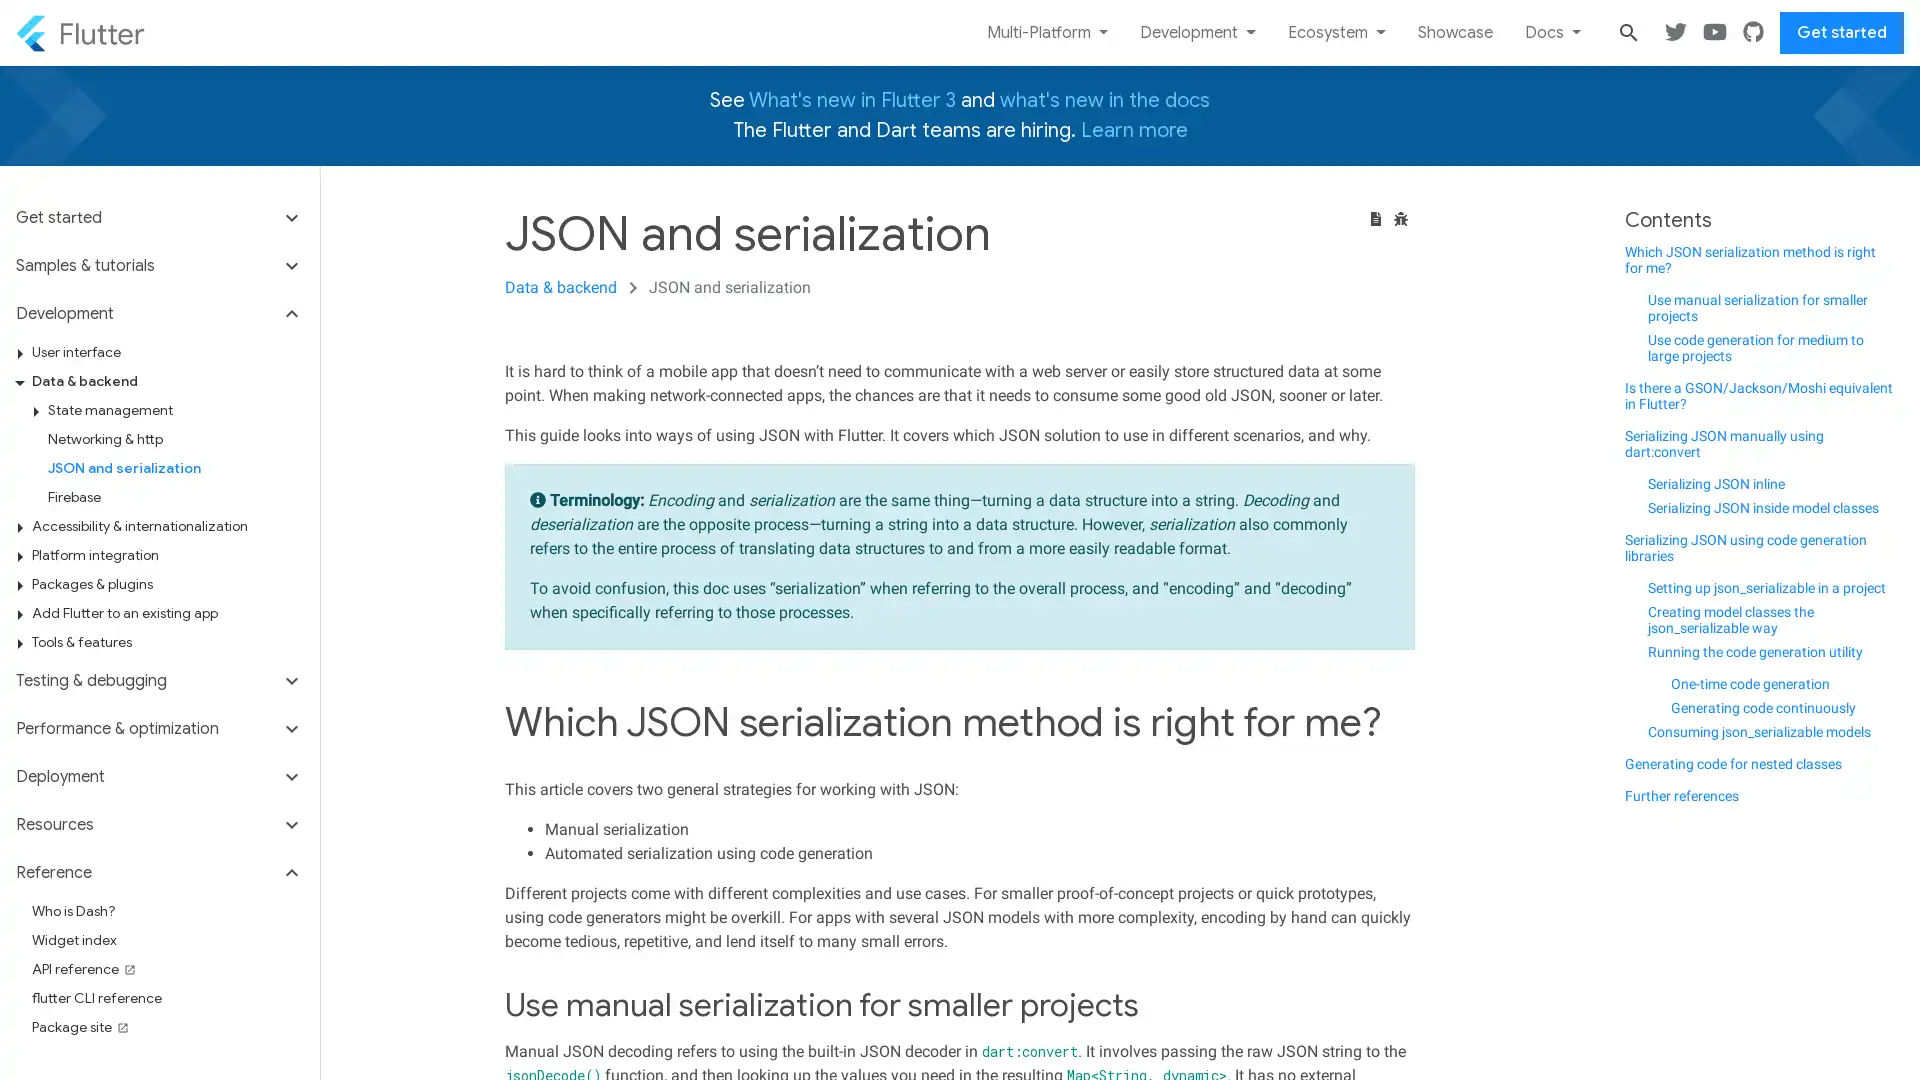 Image resolution: width=1920 pixels, height=1080 pixels. What do you see at coordinates (167, 612) in the screenshot?
I see `arrow_drop_down Add Flutter to an existing app` at bounding box center [167, 612].